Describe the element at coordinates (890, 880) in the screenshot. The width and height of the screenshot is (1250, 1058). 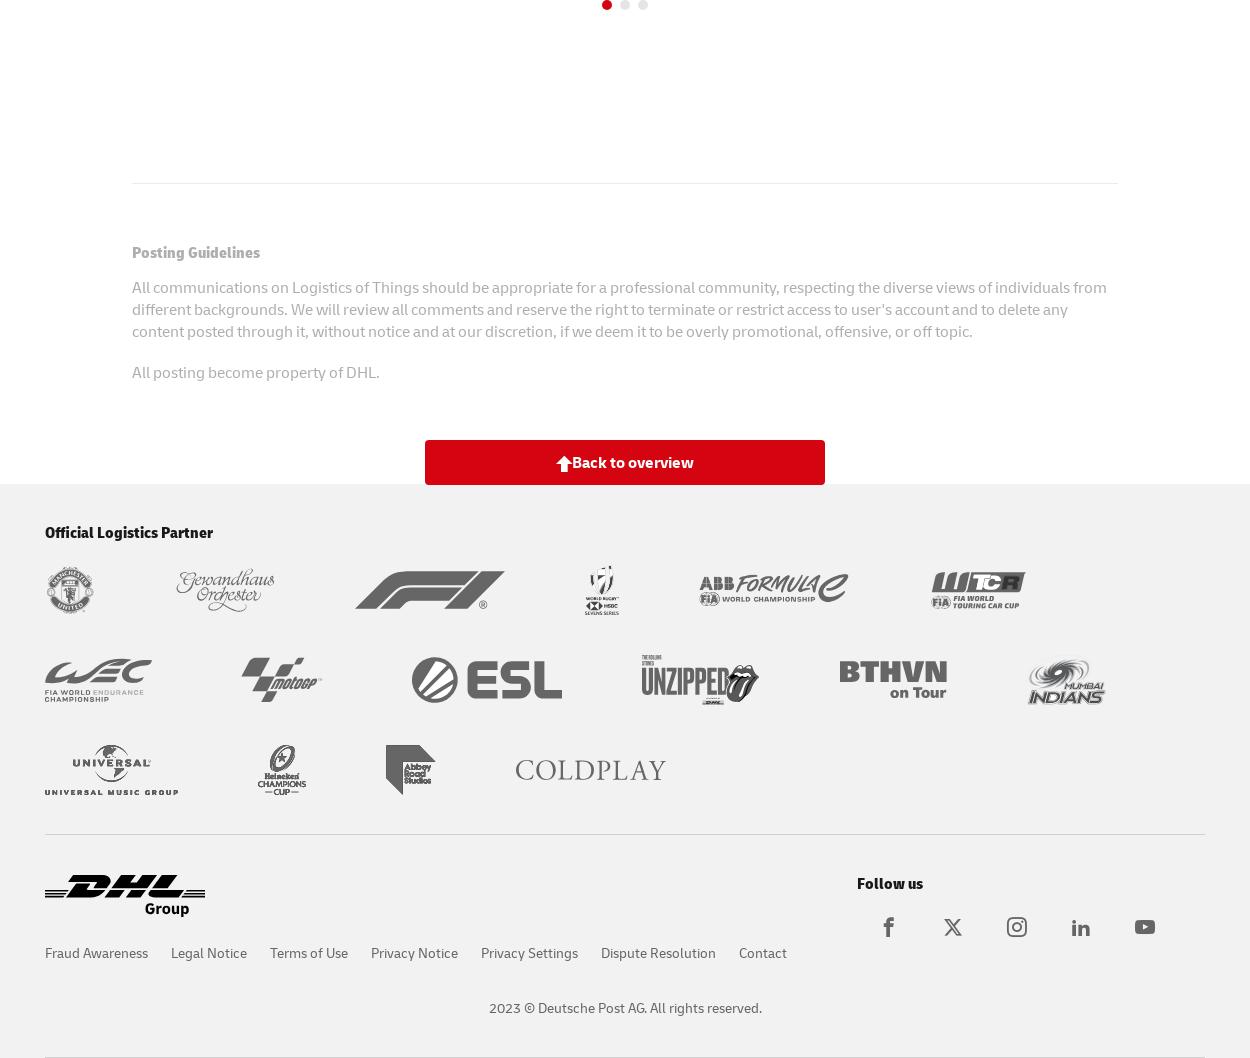
I see `'Follow us'` at that location.